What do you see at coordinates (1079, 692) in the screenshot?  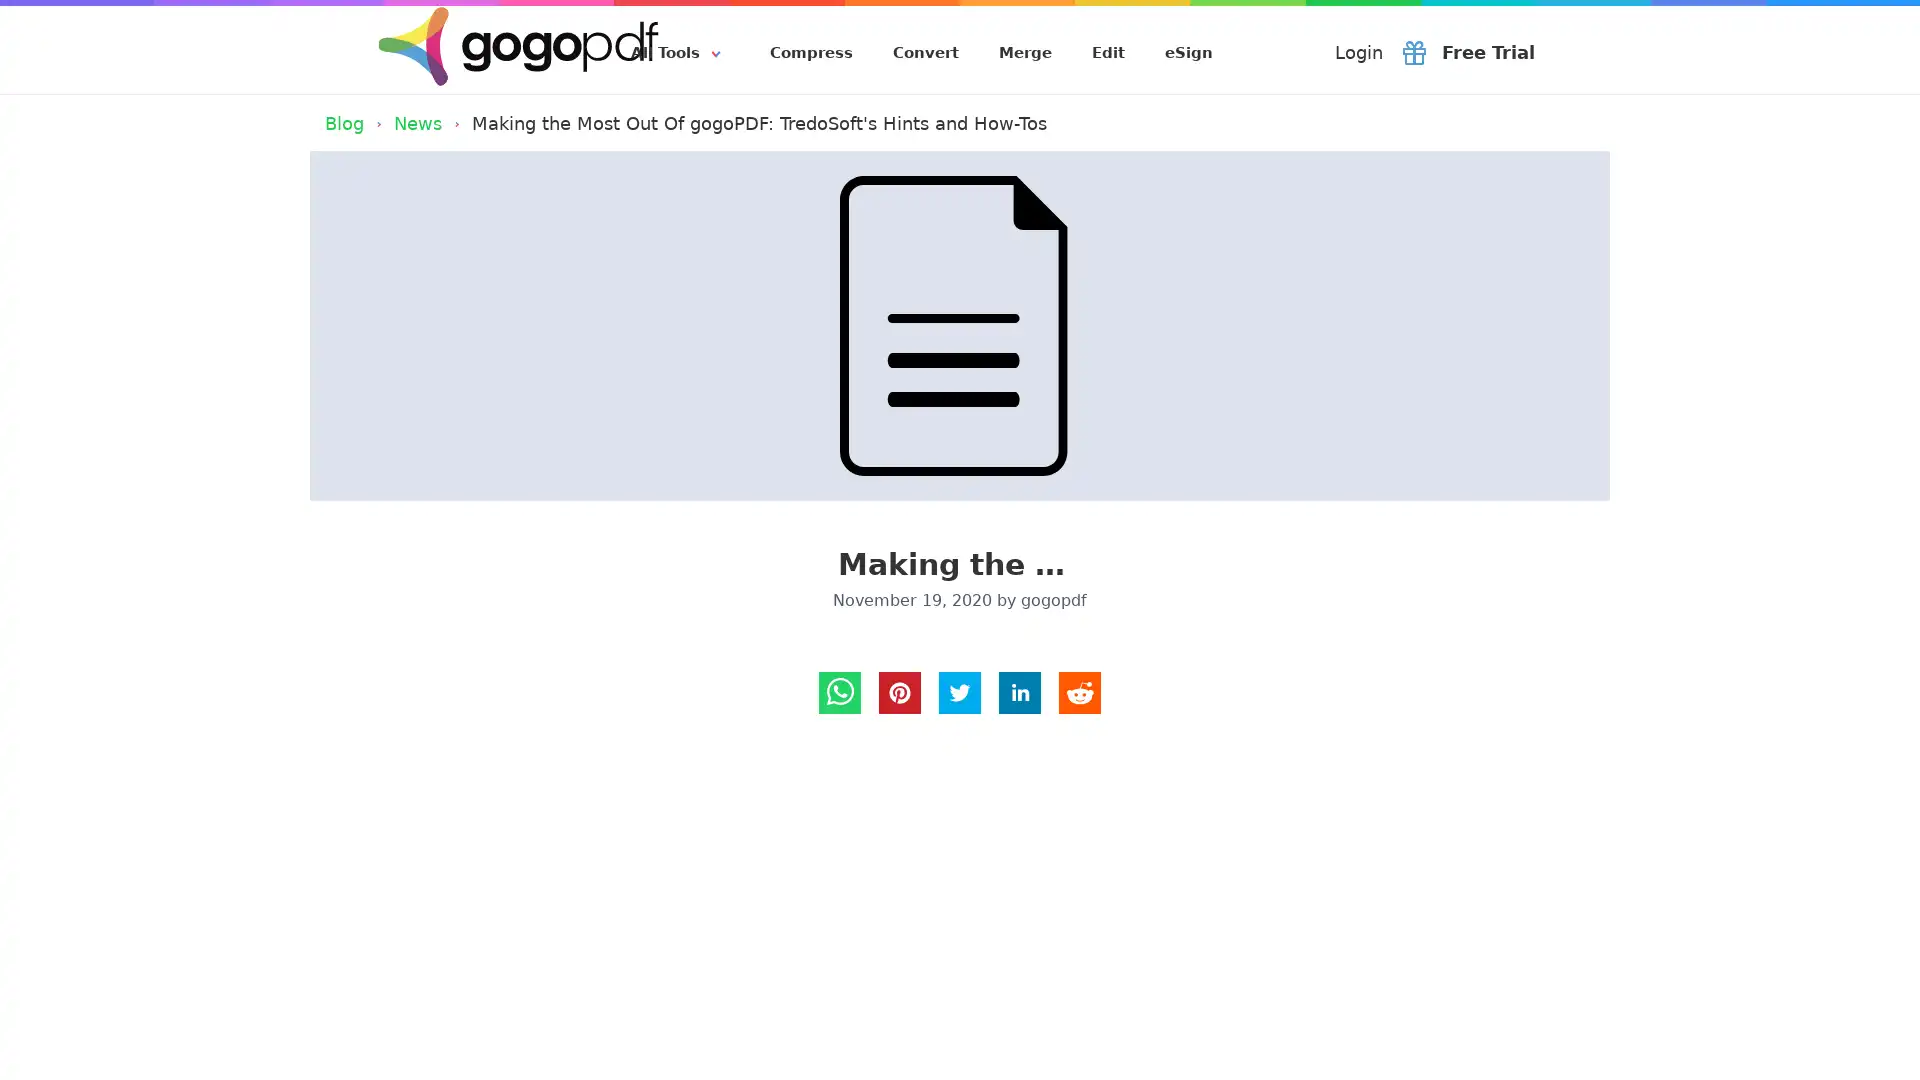 I see `reddit` at bounding box center [1079, 692].